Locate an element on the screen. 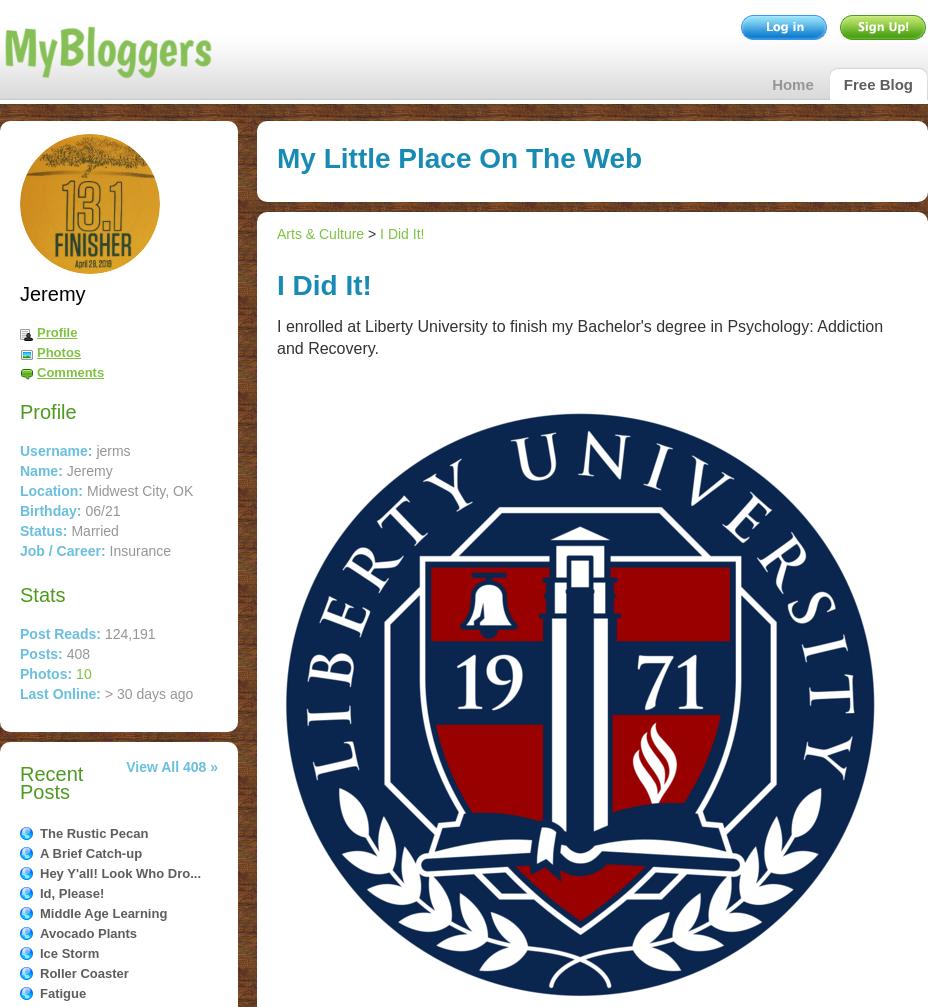 This screenshot has width=928, height=1007. 'Hey Y'all! Look Who Dro...' is located at coordinates (120, 872).